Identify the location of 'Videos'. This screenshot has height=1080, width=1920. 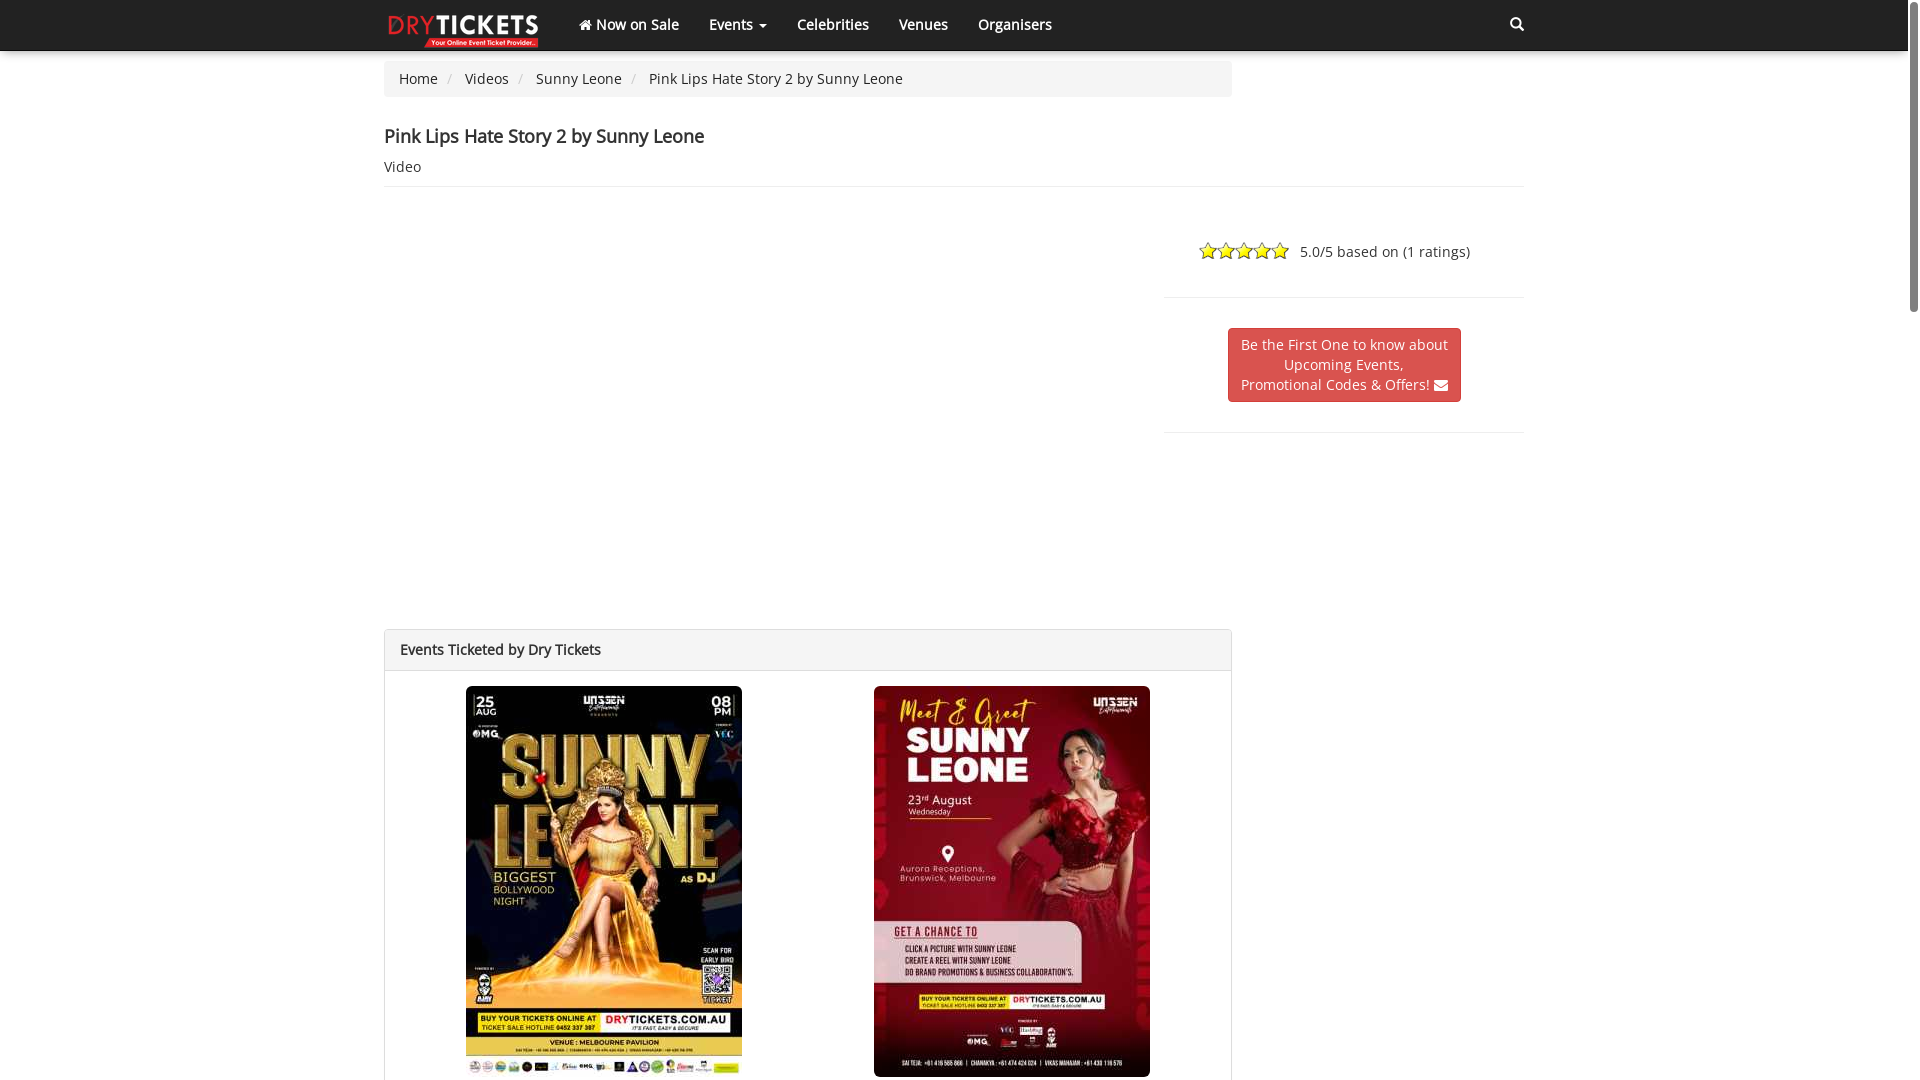
(486, 77).